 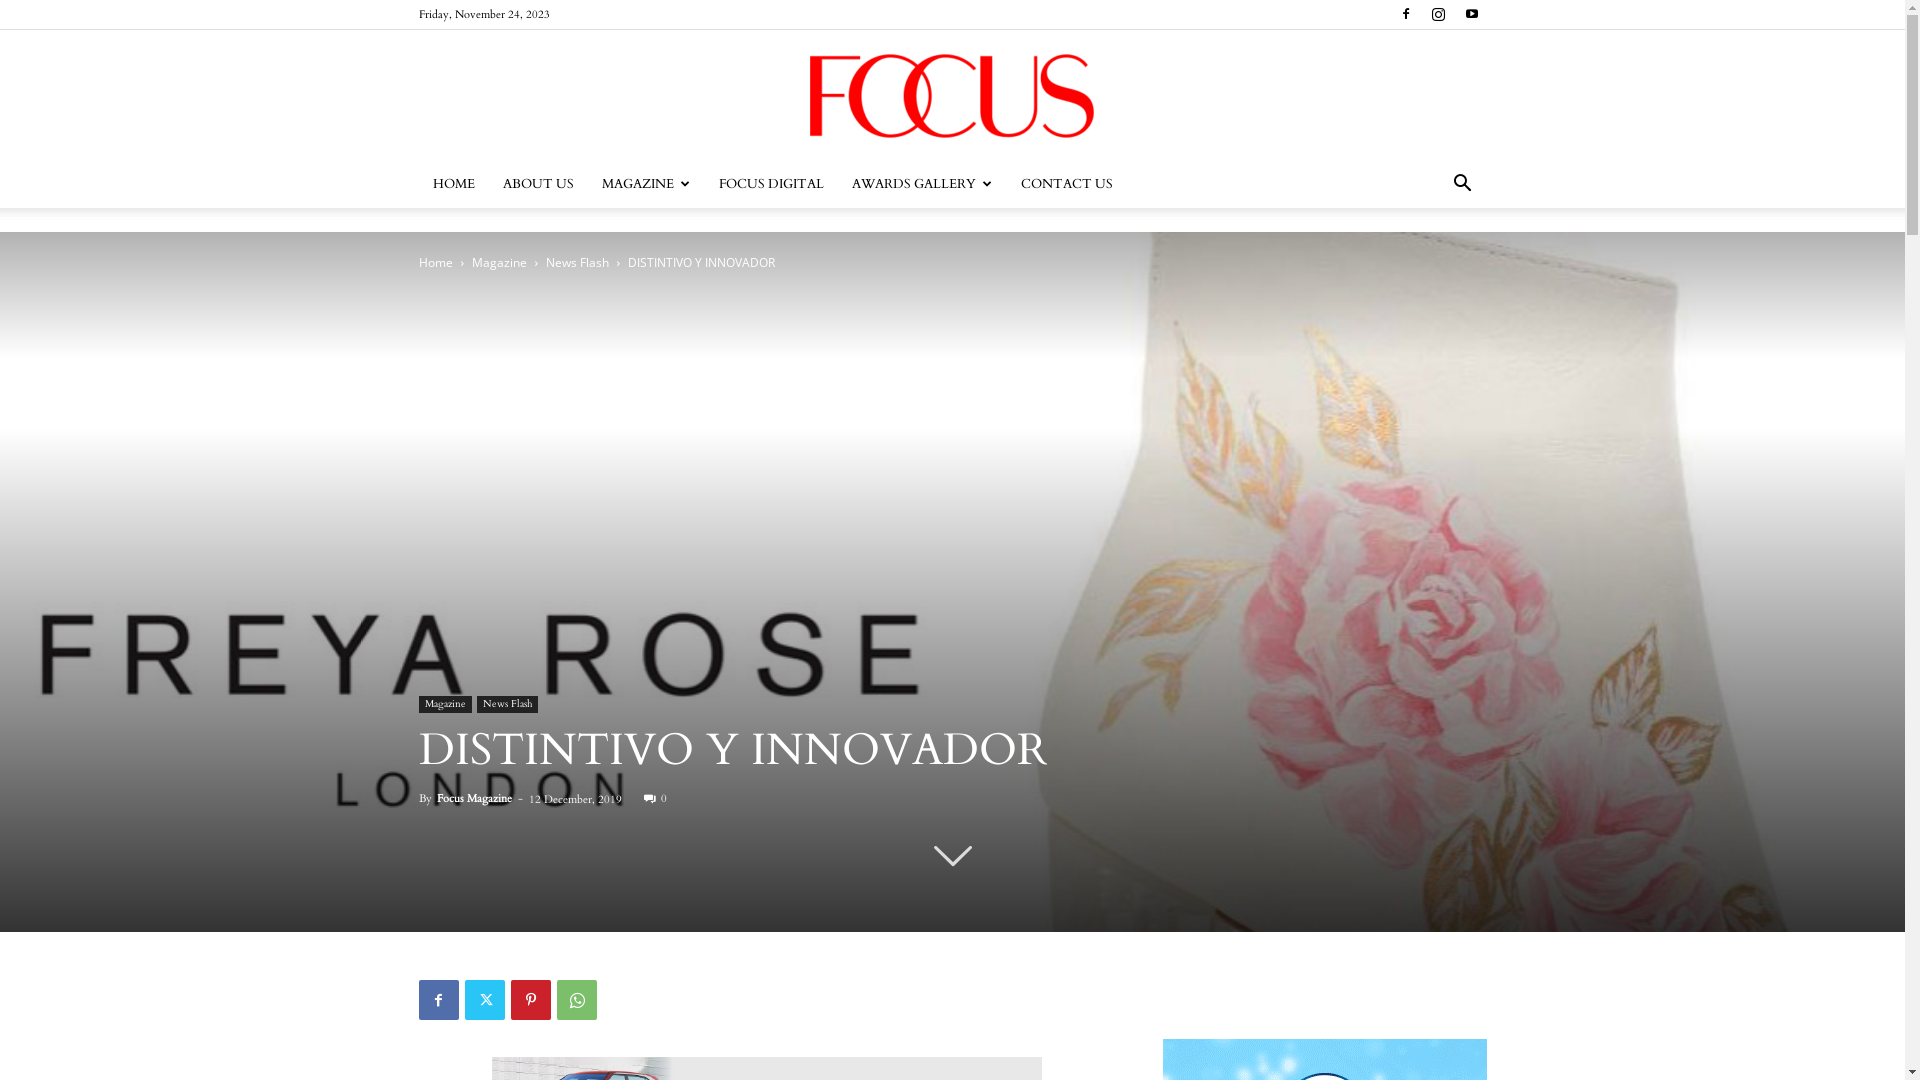 What do you see at coordinates (1064, 184) in the screenshot?
I see `'CONTACT US'` at bounding box center [1064, 184].